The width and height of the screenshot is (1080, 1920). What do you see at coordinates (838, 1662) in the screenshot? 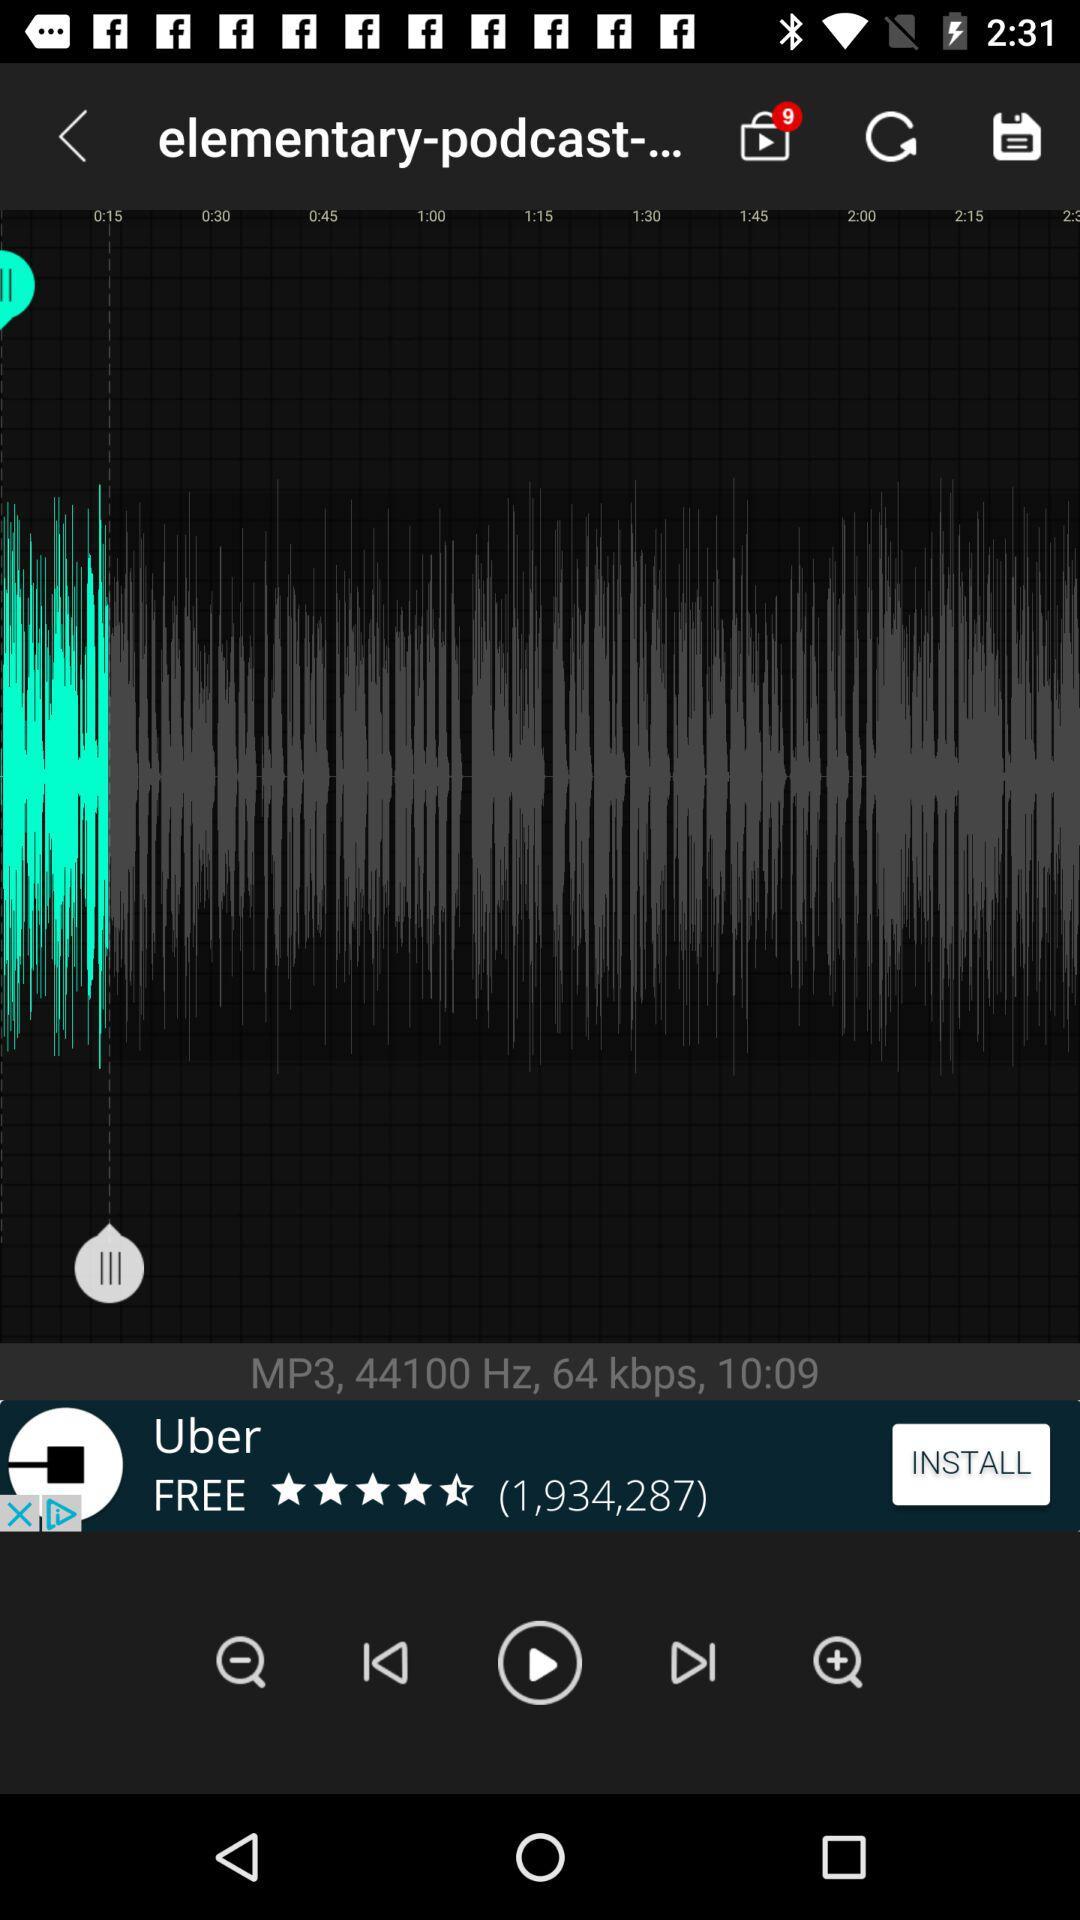
I see `zoom in` at bounding box center [838, 1662].